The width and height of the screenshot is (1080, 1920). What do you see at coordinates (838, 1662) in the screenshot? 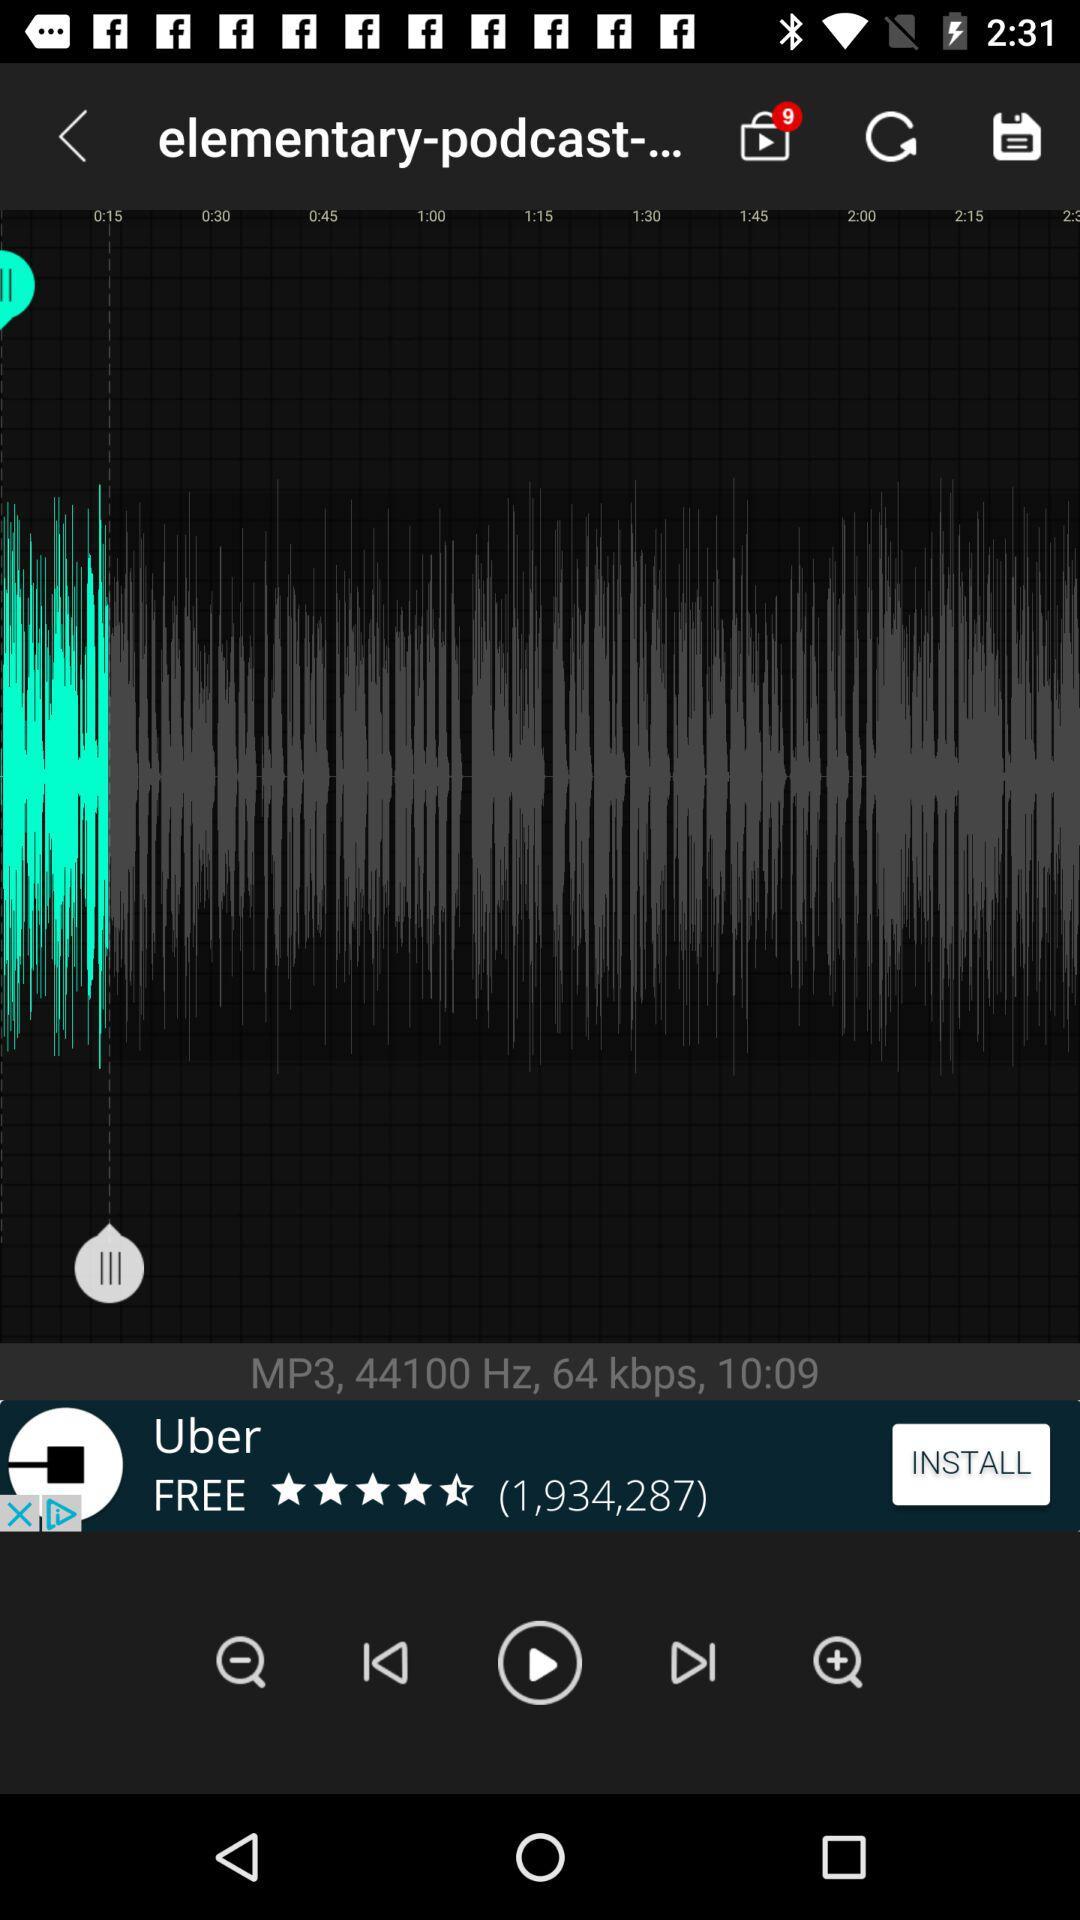
I see `zoom in` at bounding box center [838, 1662].